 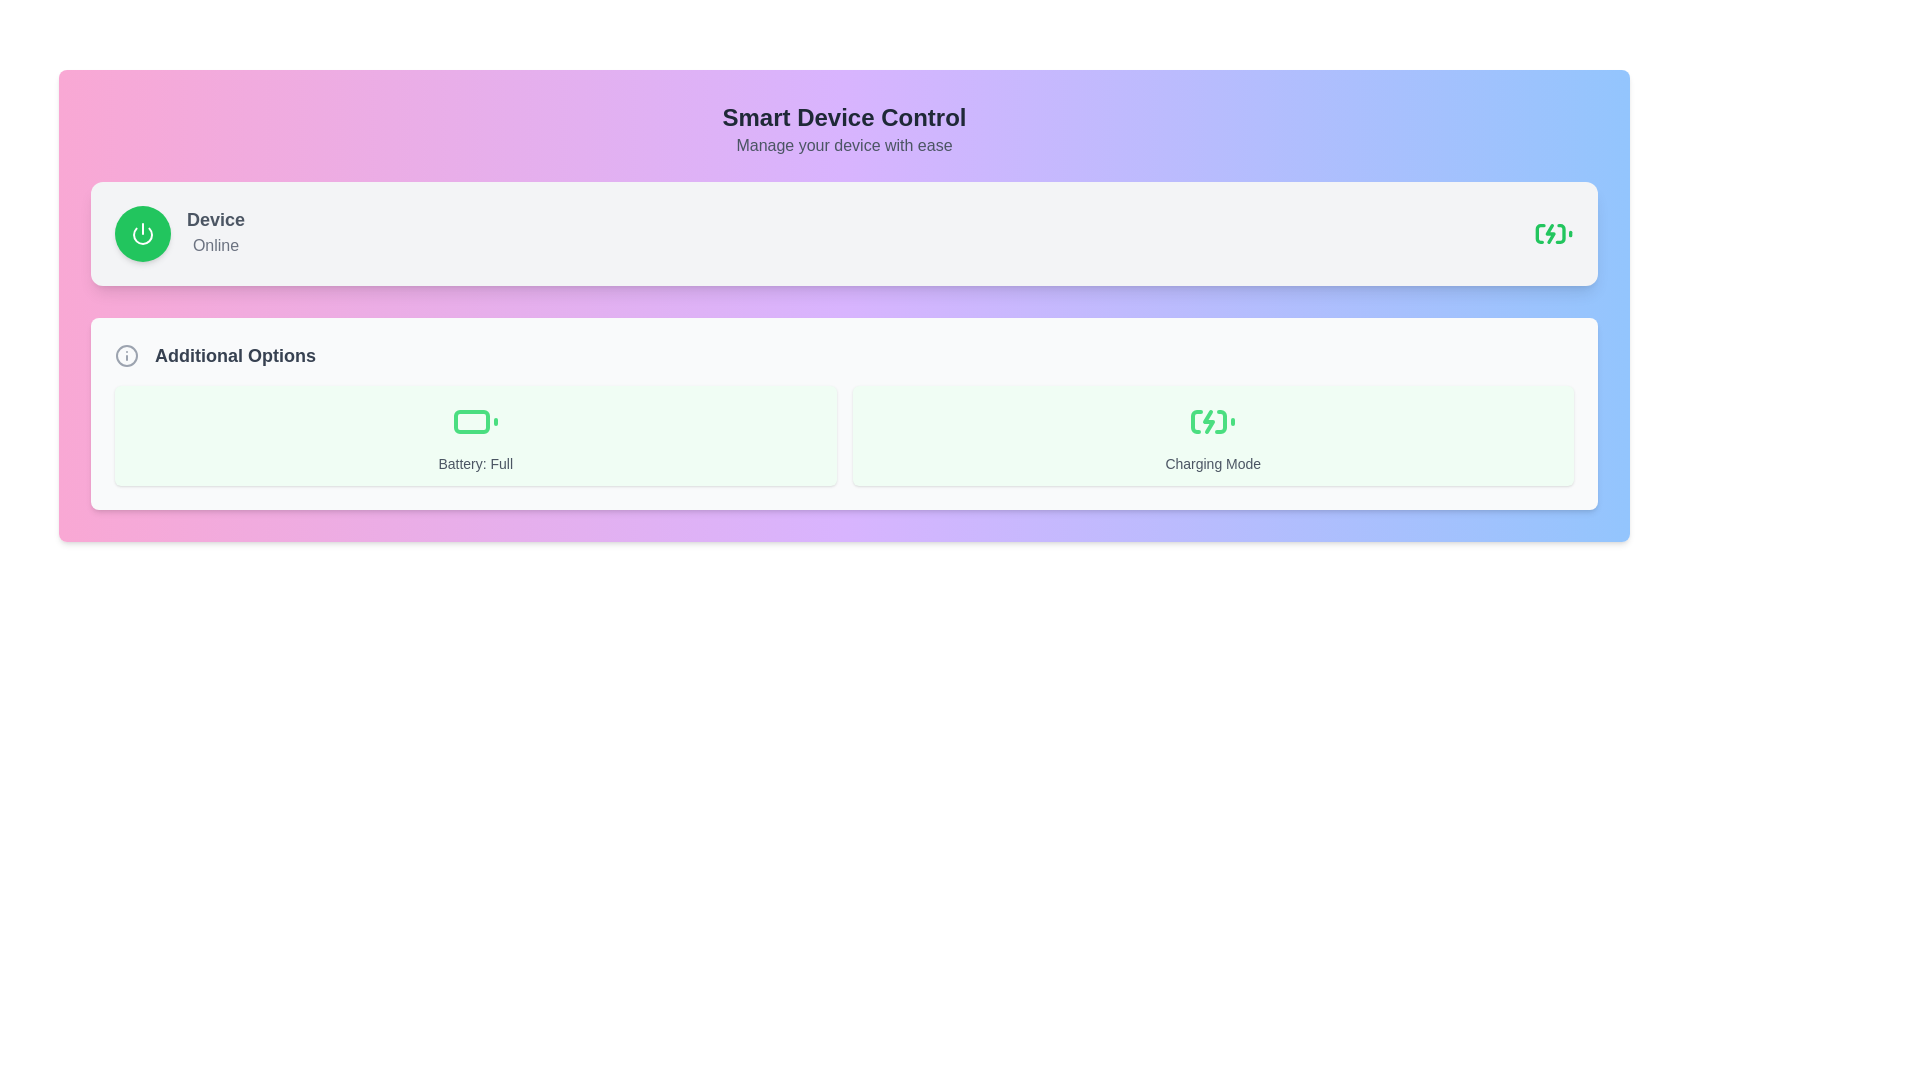 I want to click on the 'Charging Mode' text label, which is styled in a subdued gray font and located centrally below a green charging icon in the additional options section, so click(x=1212, y=463).